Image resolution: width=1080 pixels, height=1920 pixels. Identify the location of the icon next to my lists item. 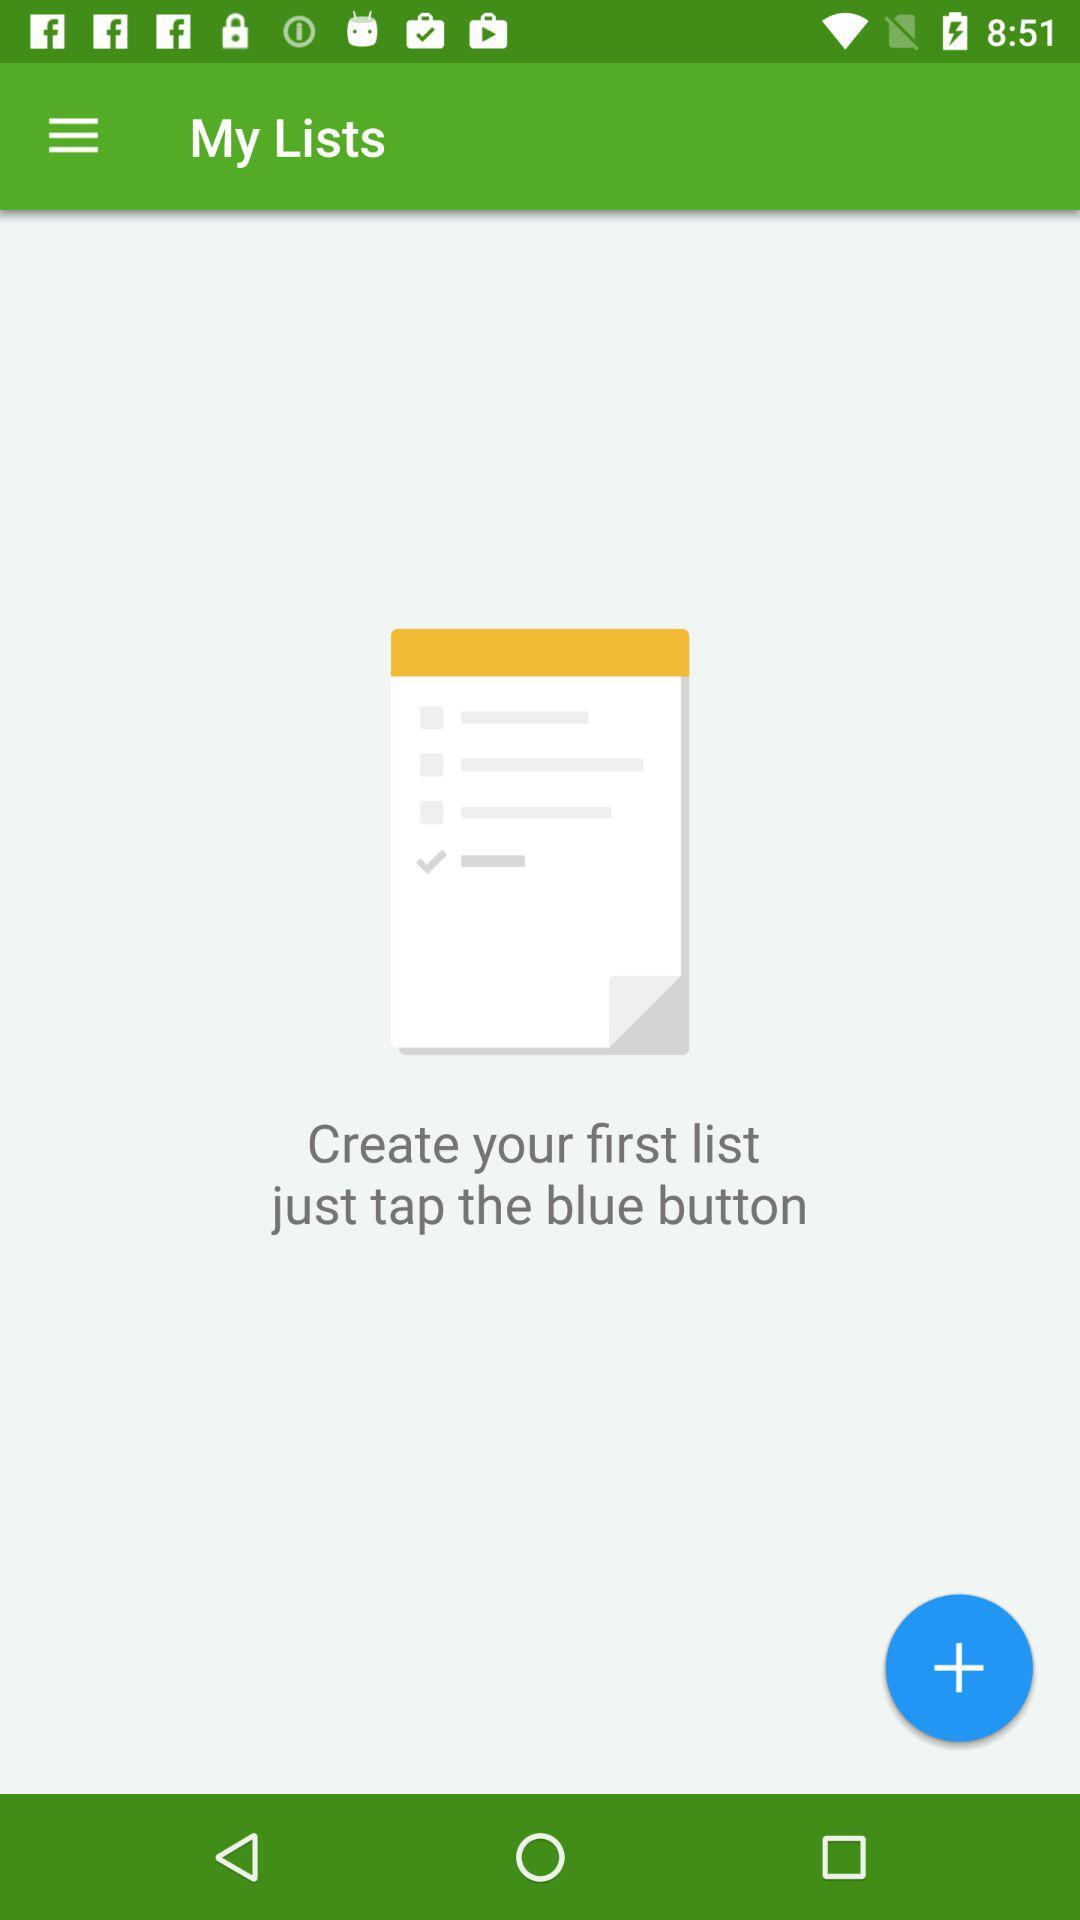
(72, 135).